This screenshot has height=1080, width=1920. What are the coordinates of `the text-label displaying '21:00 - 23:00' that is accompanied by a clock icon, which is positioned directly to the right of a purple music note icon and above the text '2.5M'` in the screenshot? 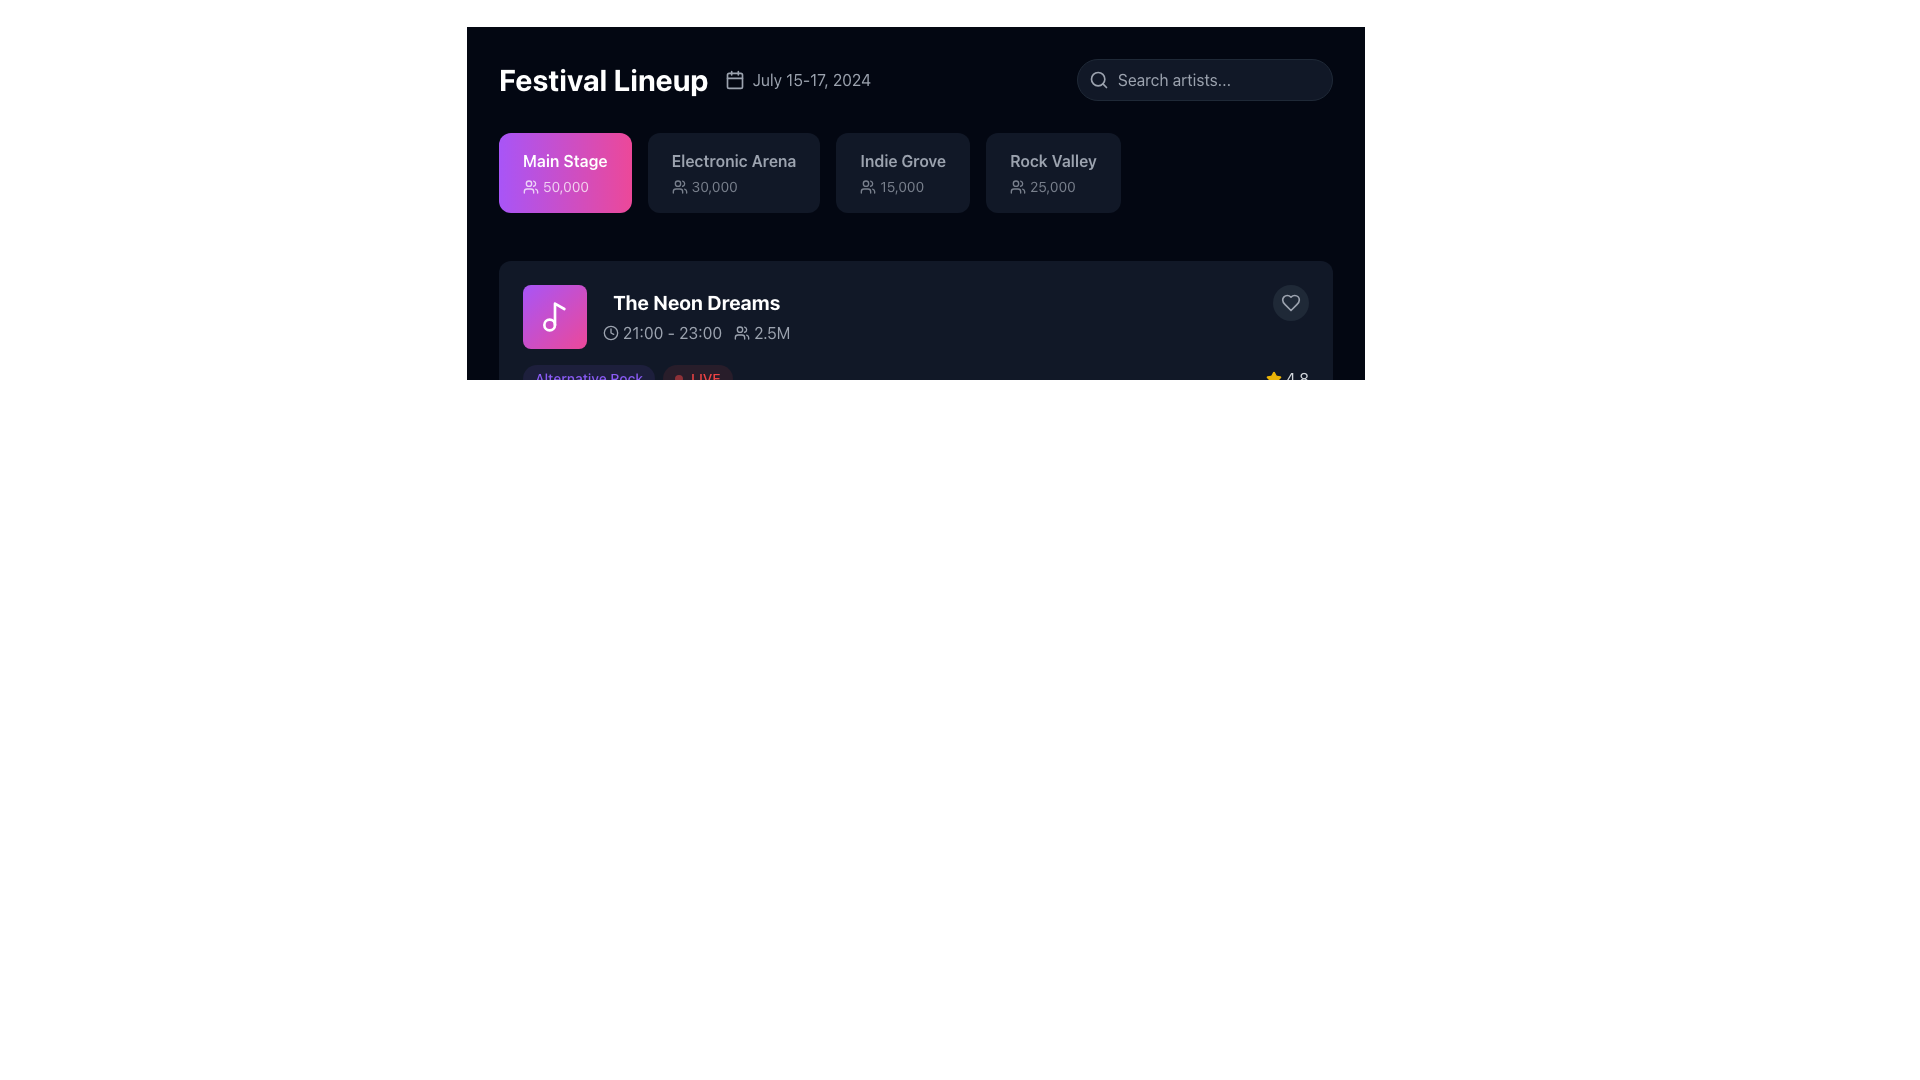 It's located at (662, 331).